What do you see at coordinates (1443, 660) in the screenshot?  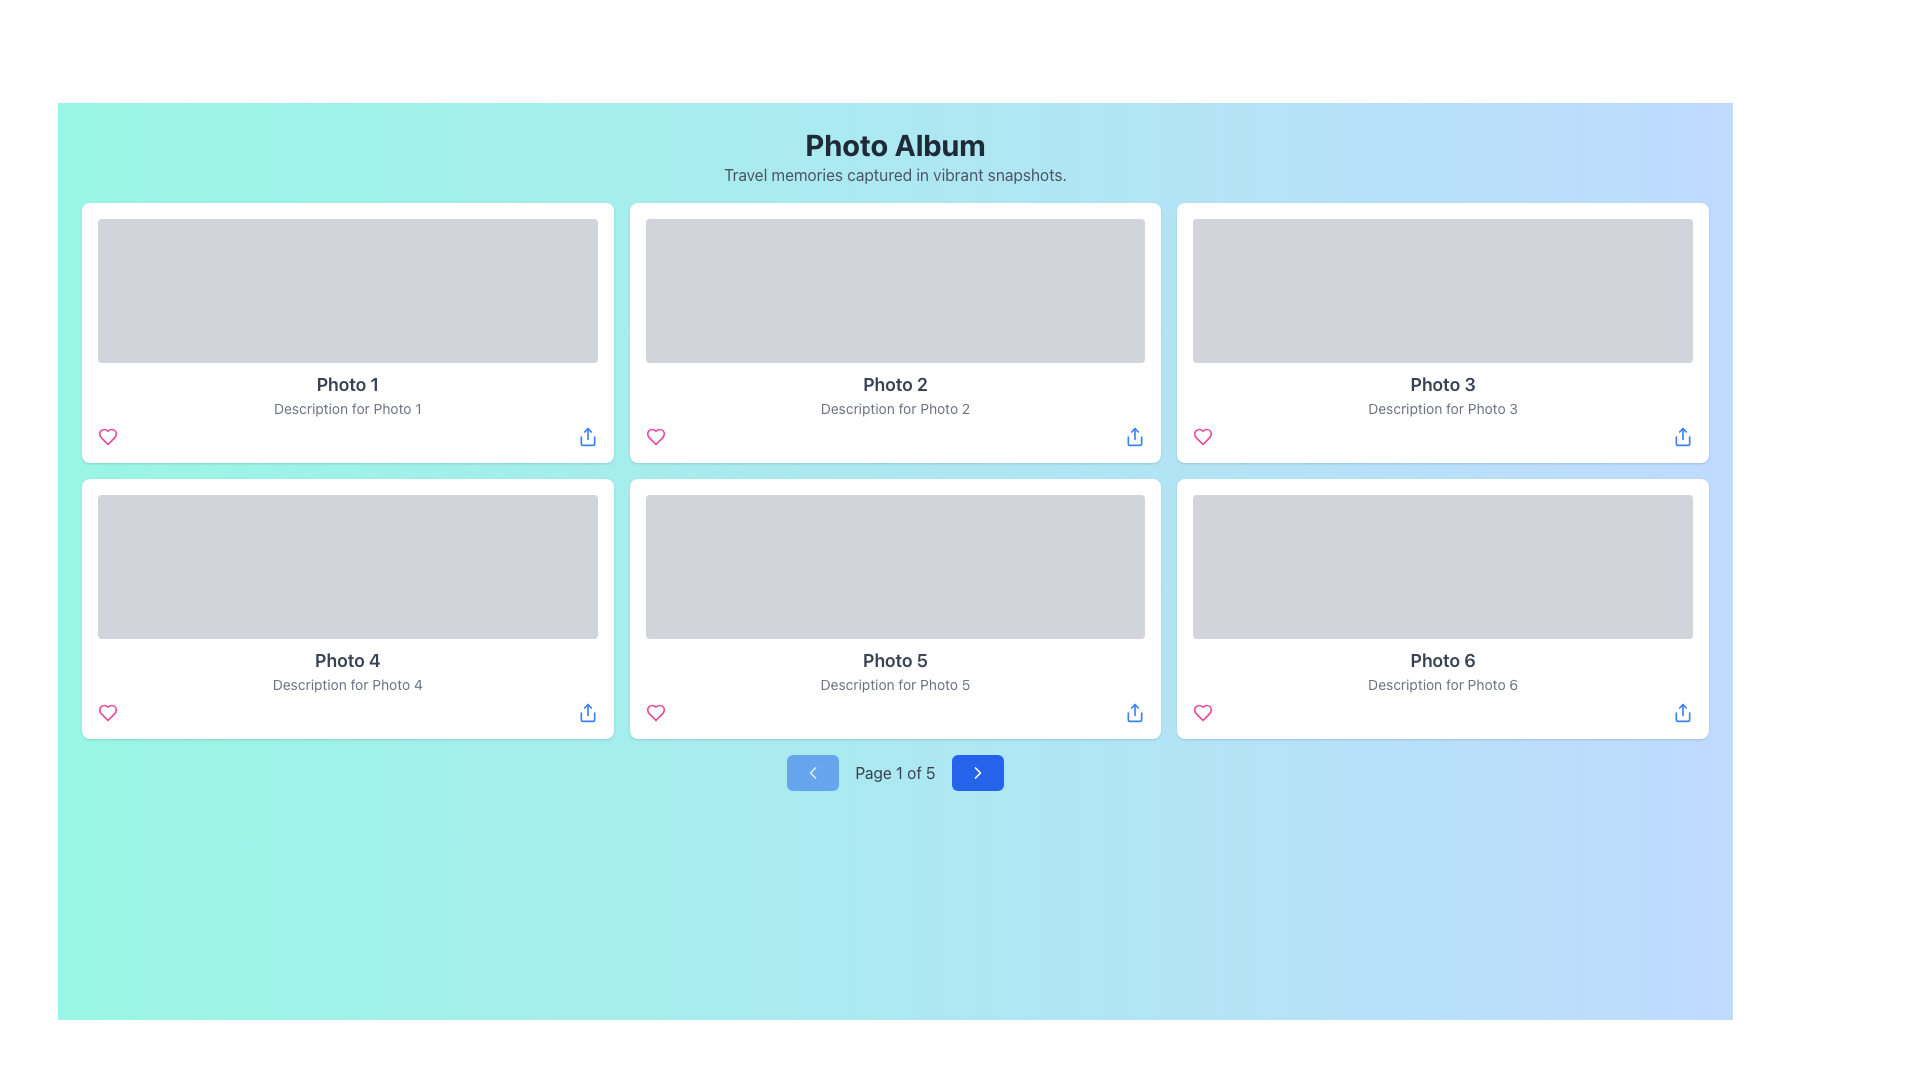 I see `the Text Label that serves as a title for the corresponding photo in the bottom-right card of the 3x2 grid layout, which is located centrally above the descriptive text` at bounding box center [1443, 660].